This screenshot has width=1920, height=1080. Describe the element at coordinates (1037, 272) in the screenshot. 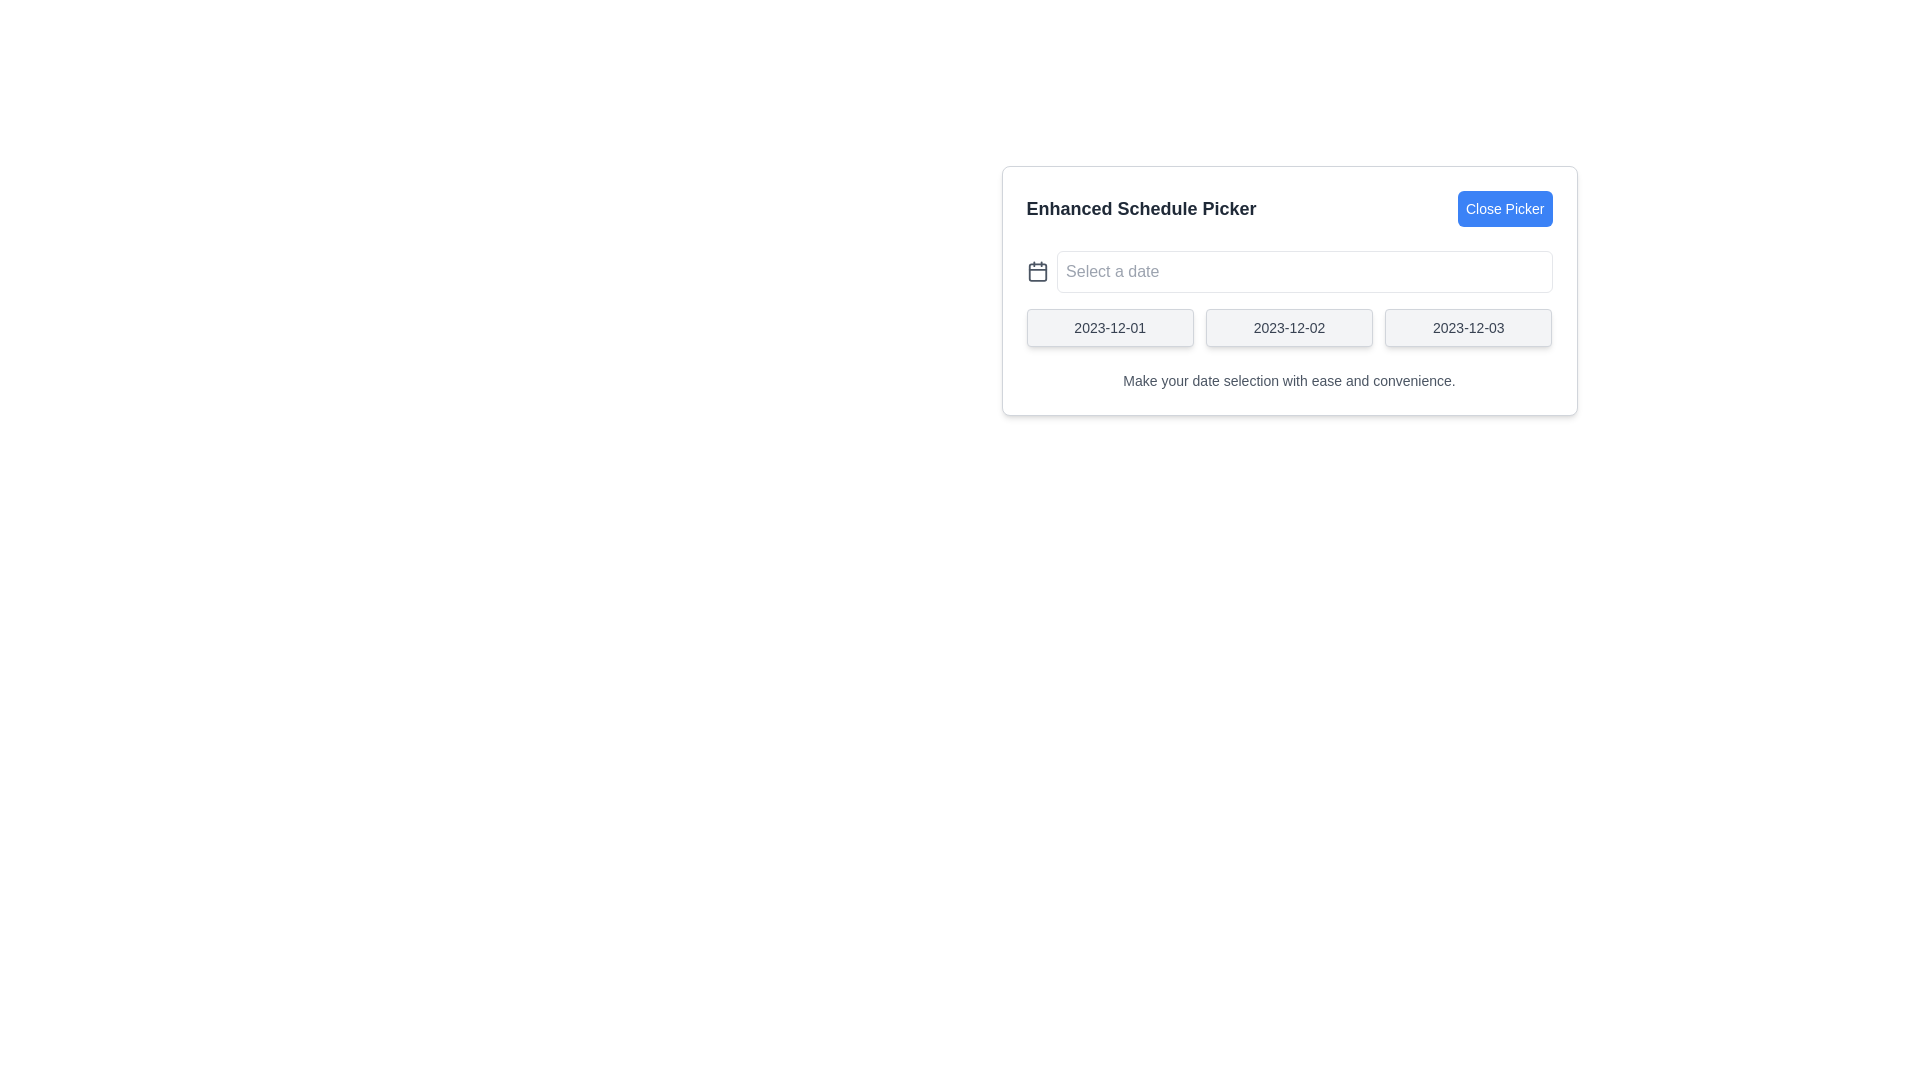

I see `the date selection button/icon located near the left edge of the date picker input box` at that location.